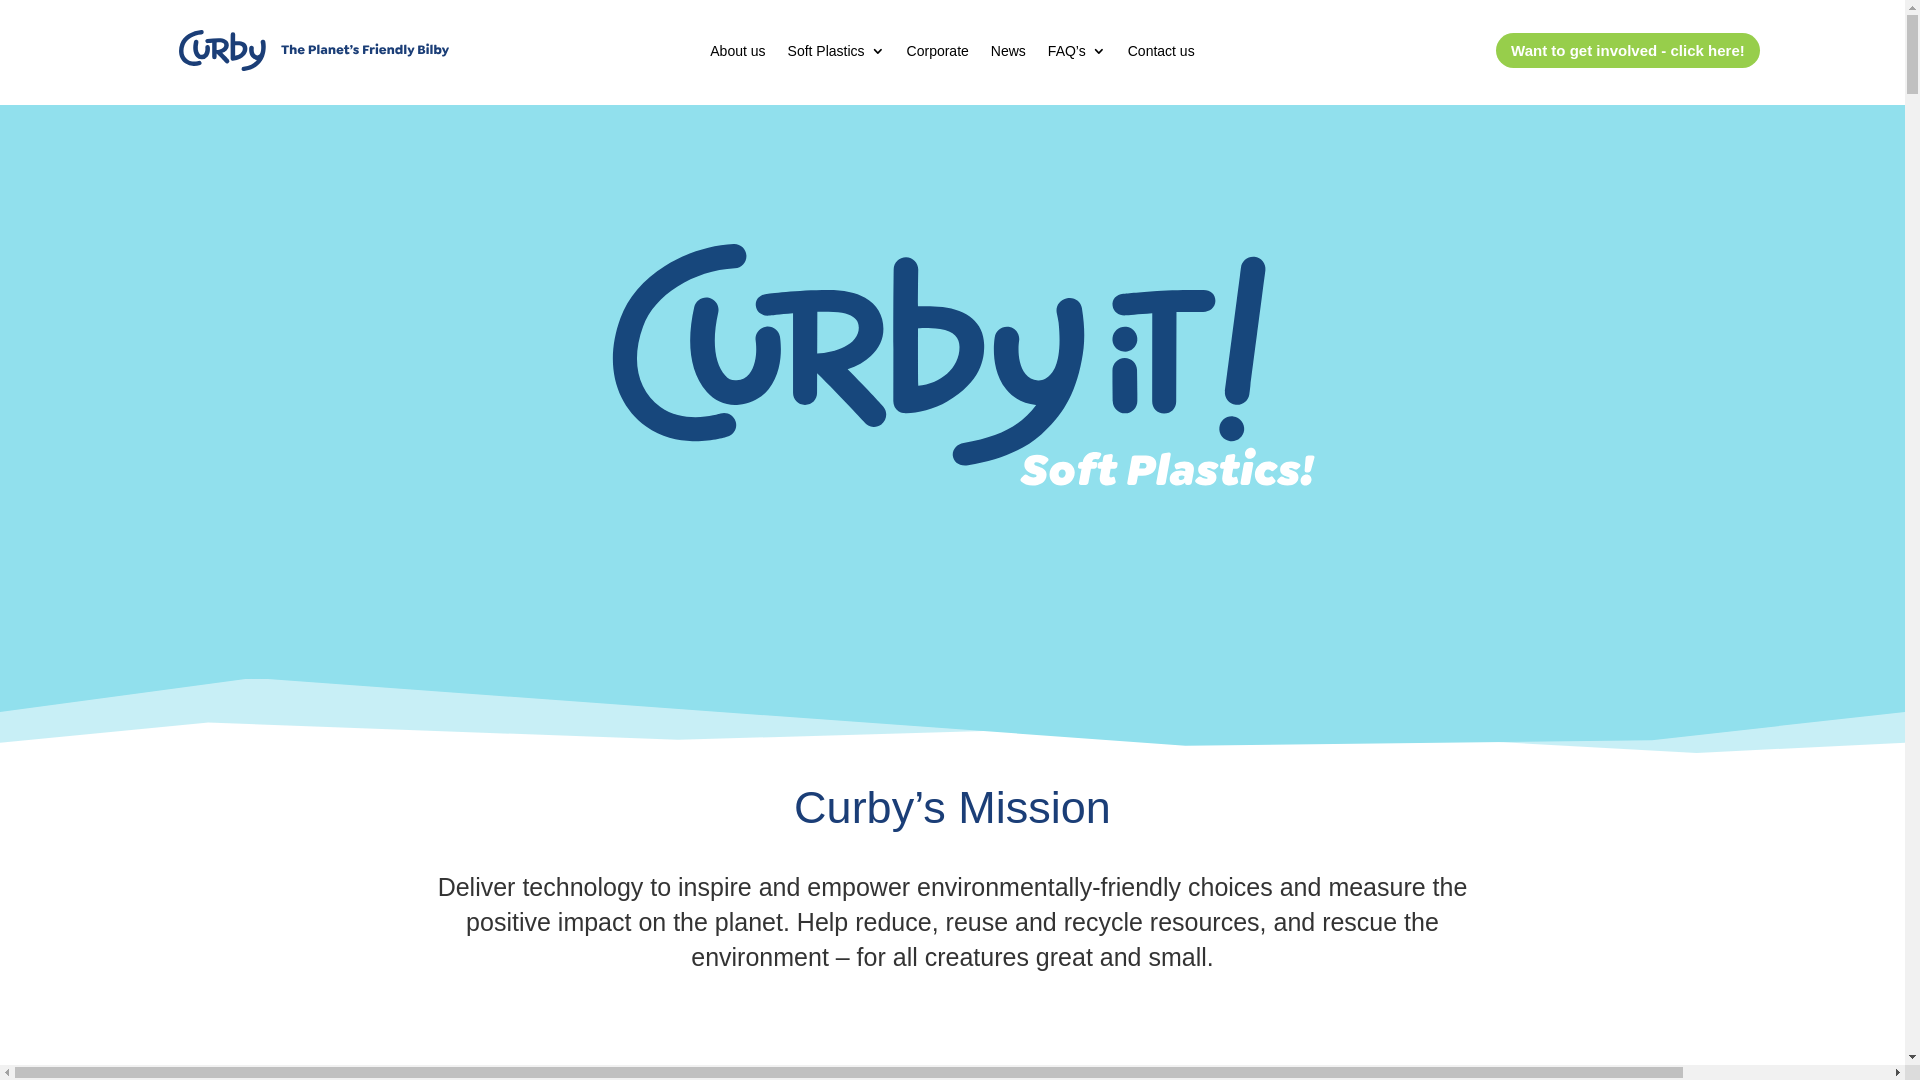  Describe the element at coordinates (736, 53) in the screenshot. I see `'About us'` at that location.